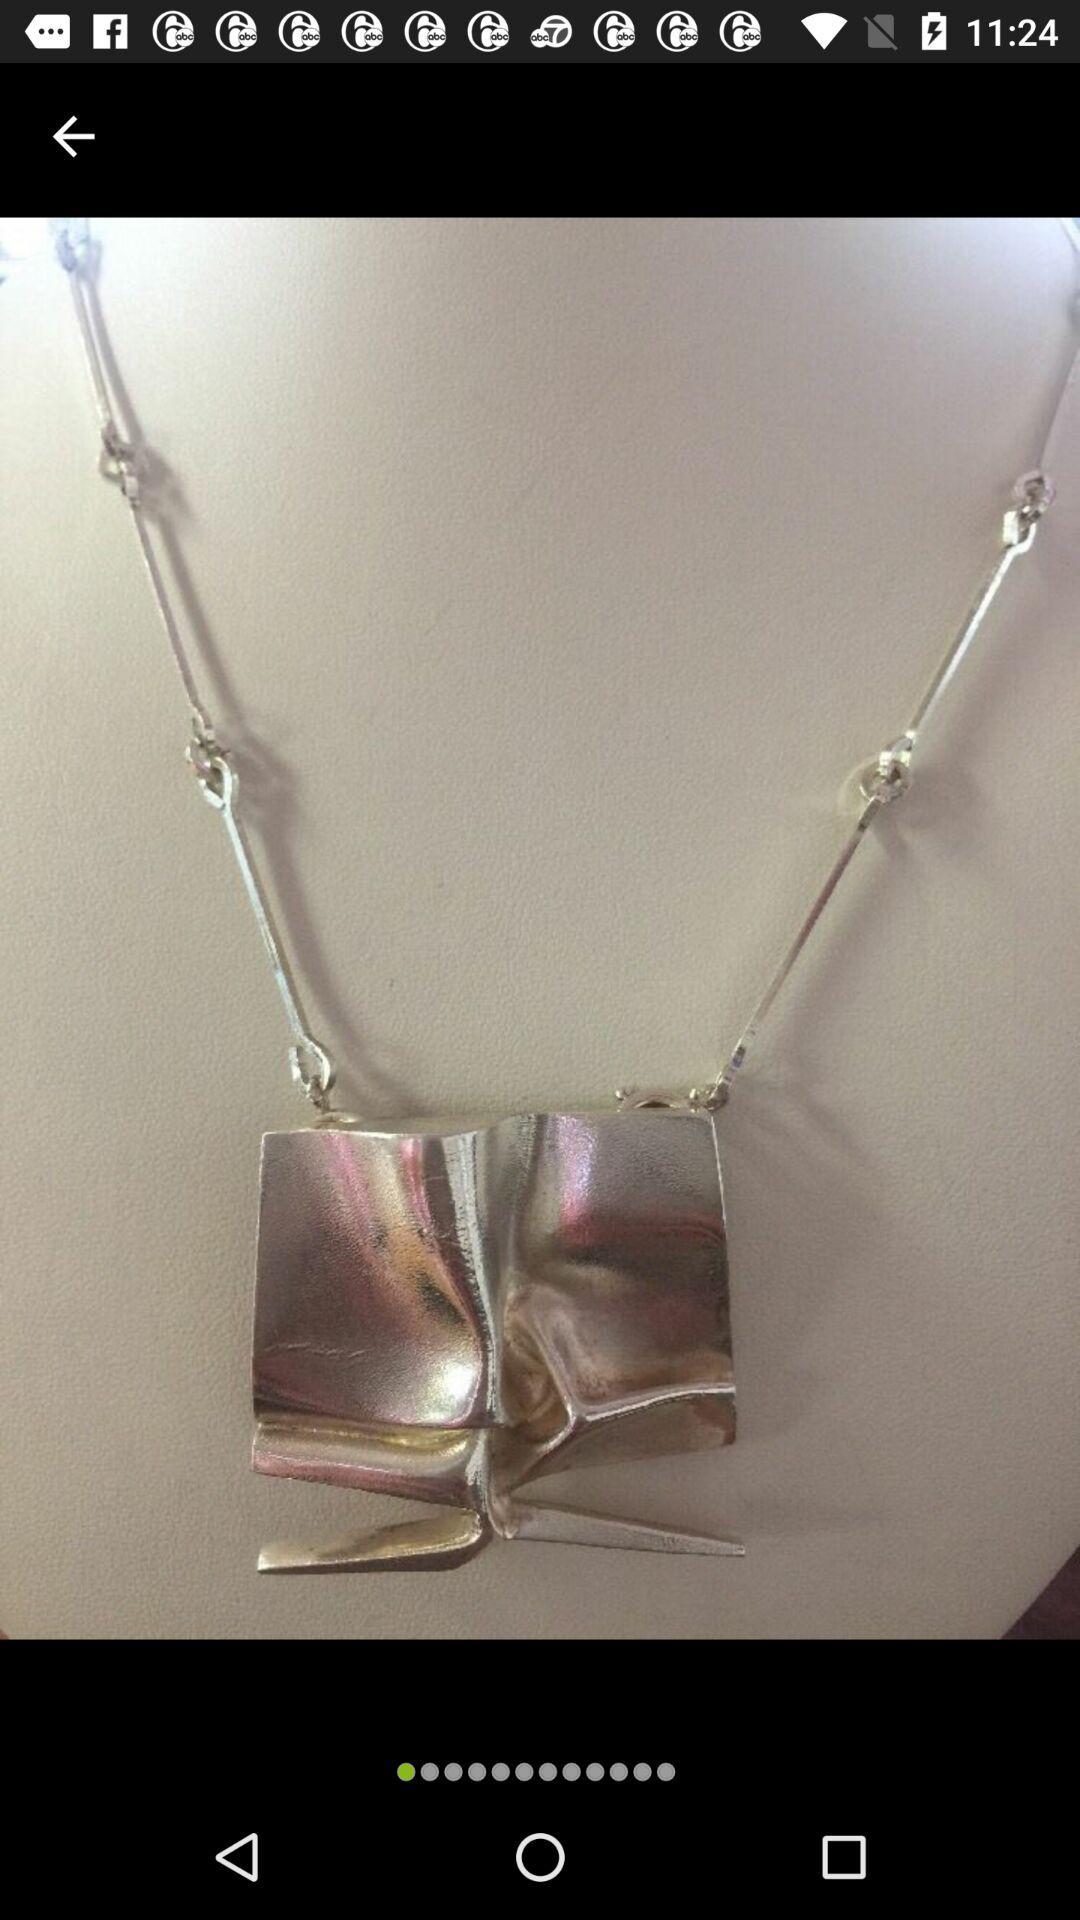  I want to click on go back, so click(72, 135).